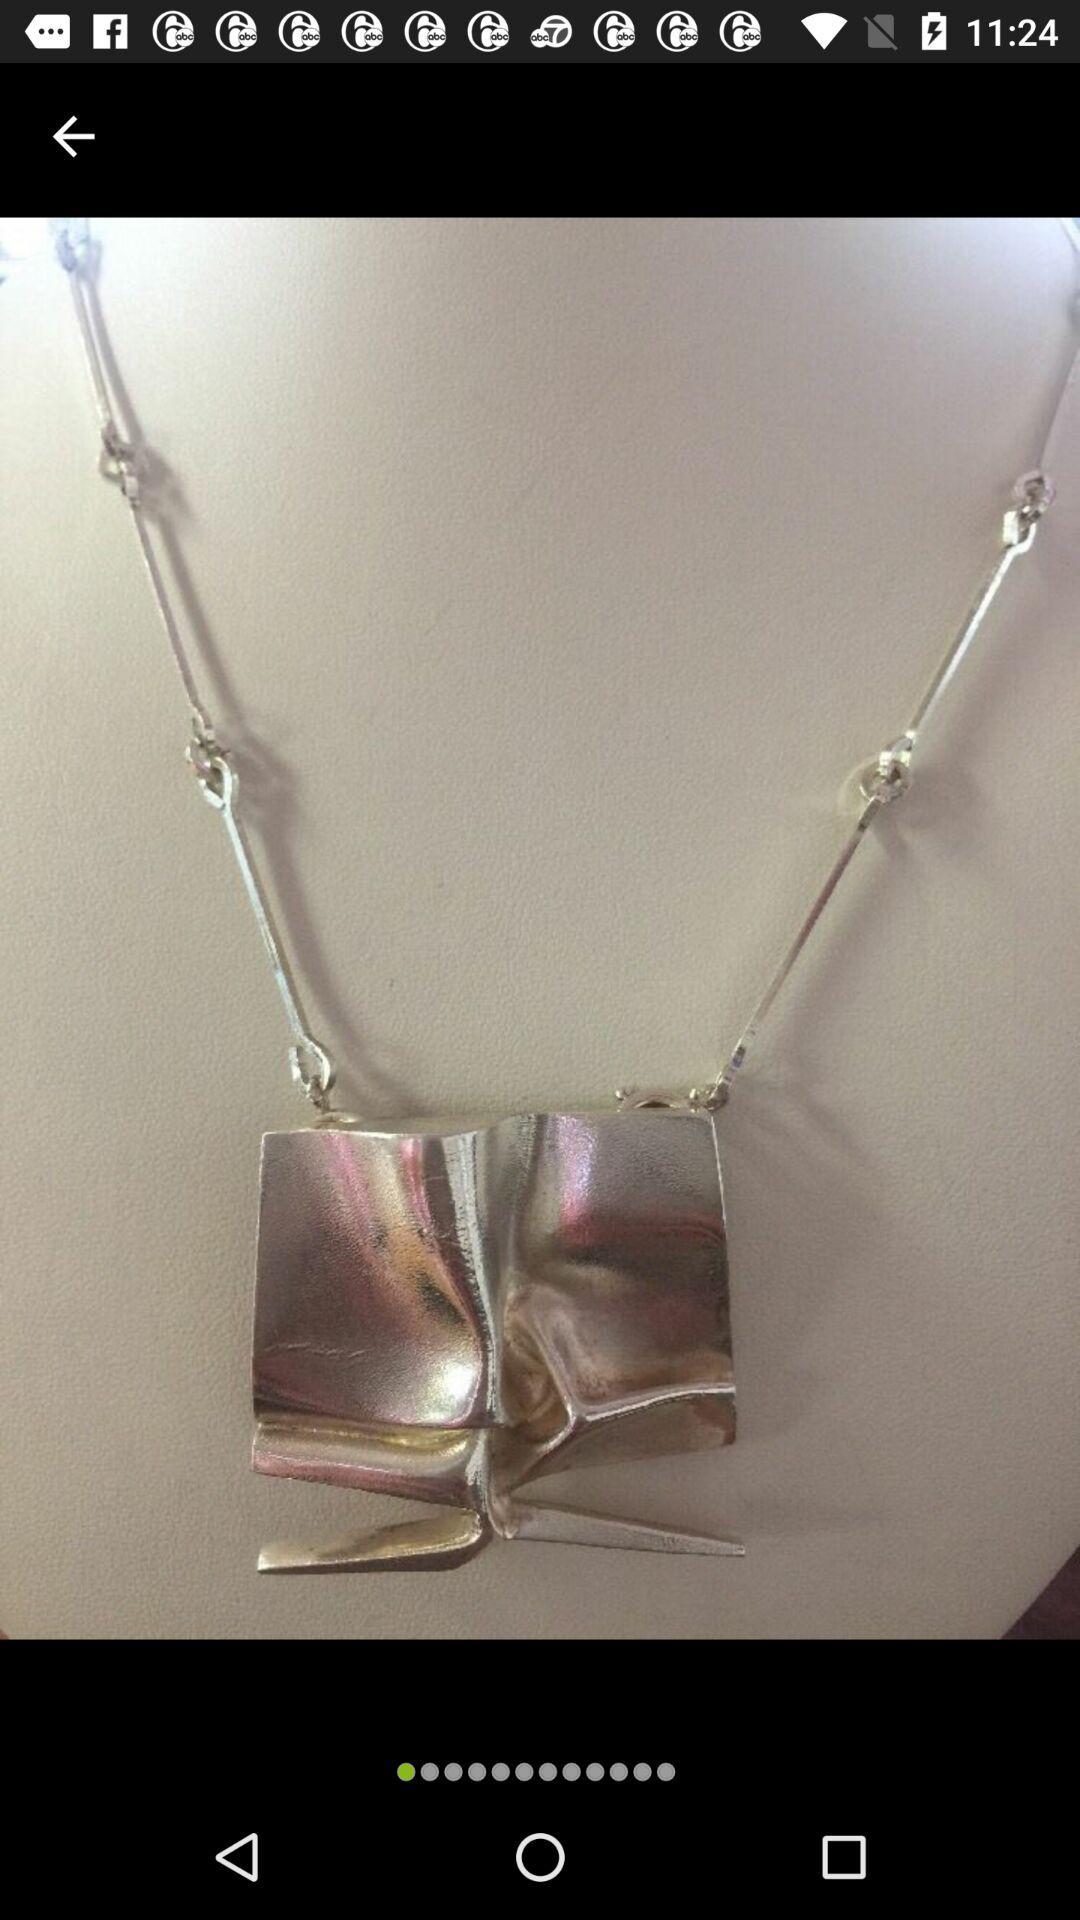  I want to click on go back, so click(72, 135).